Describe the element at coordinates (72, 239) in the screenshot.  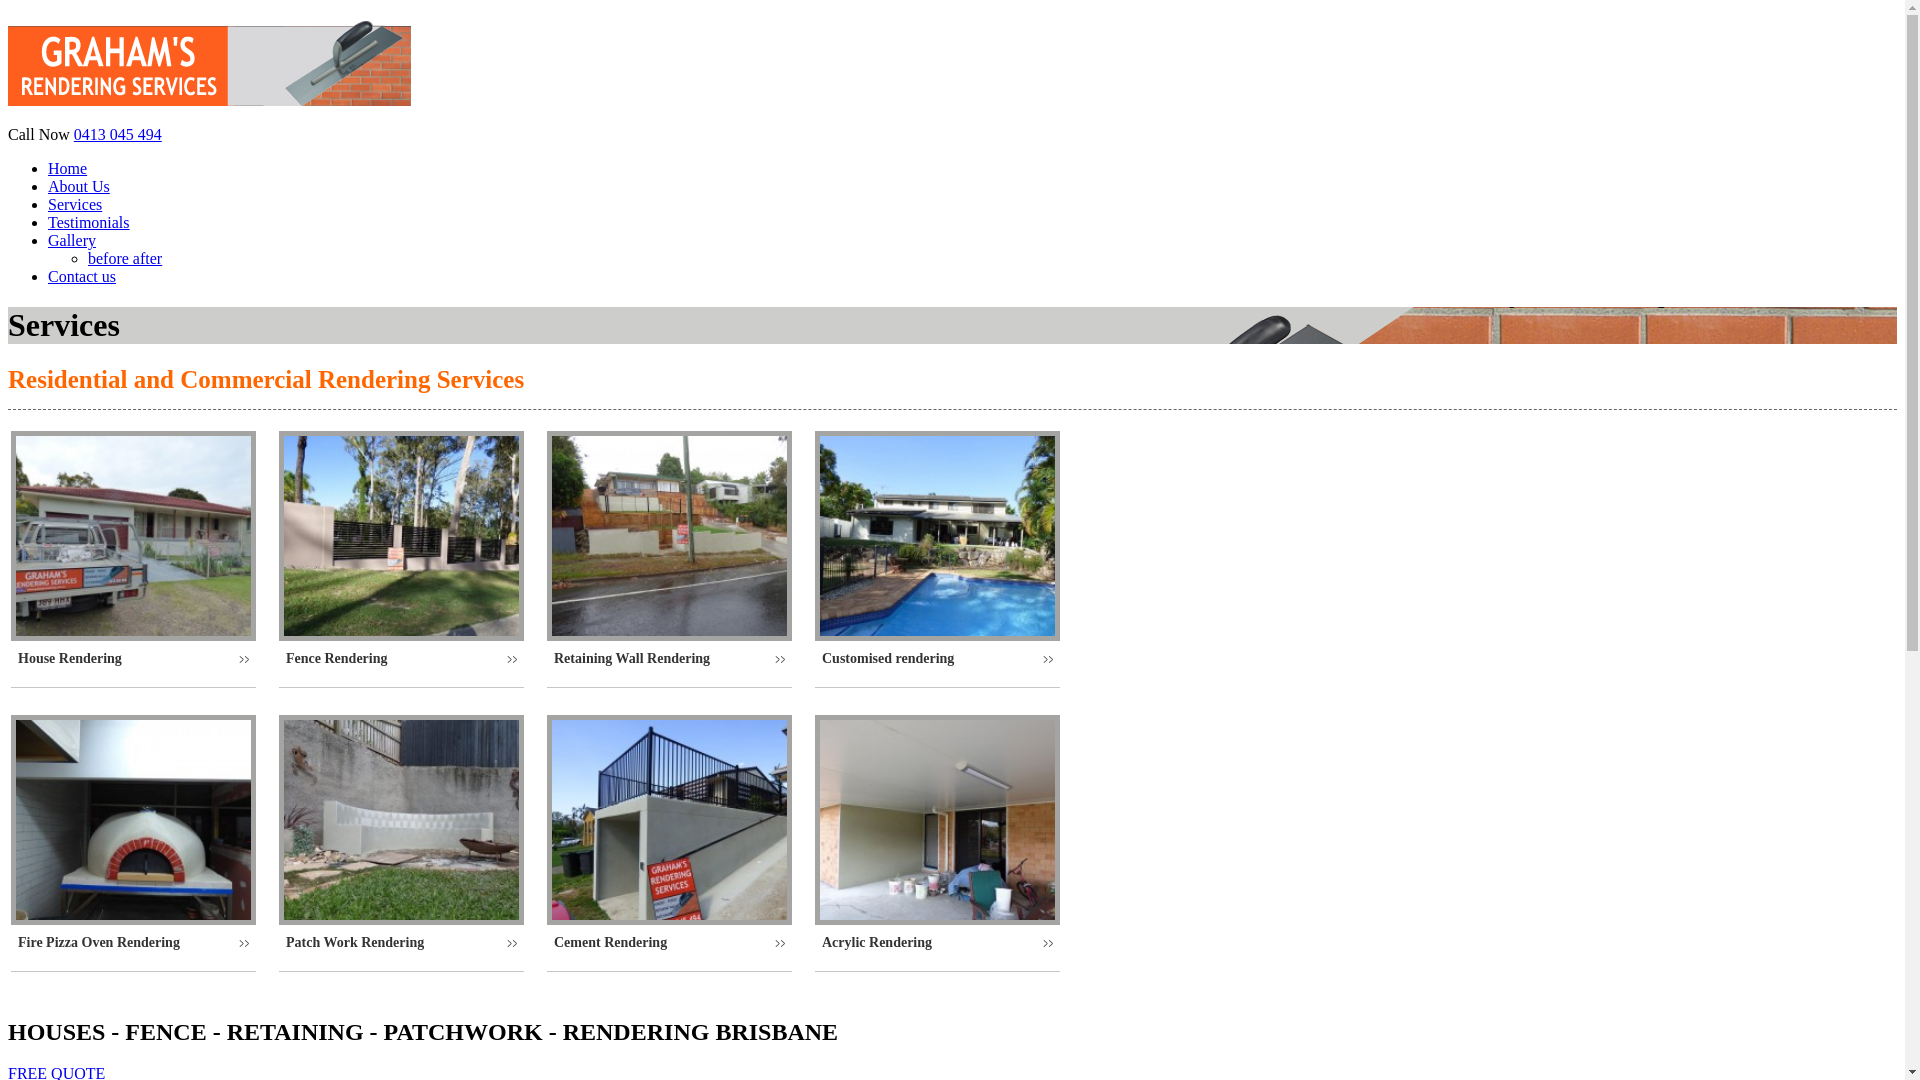
I see `'Gallery'` at that location.